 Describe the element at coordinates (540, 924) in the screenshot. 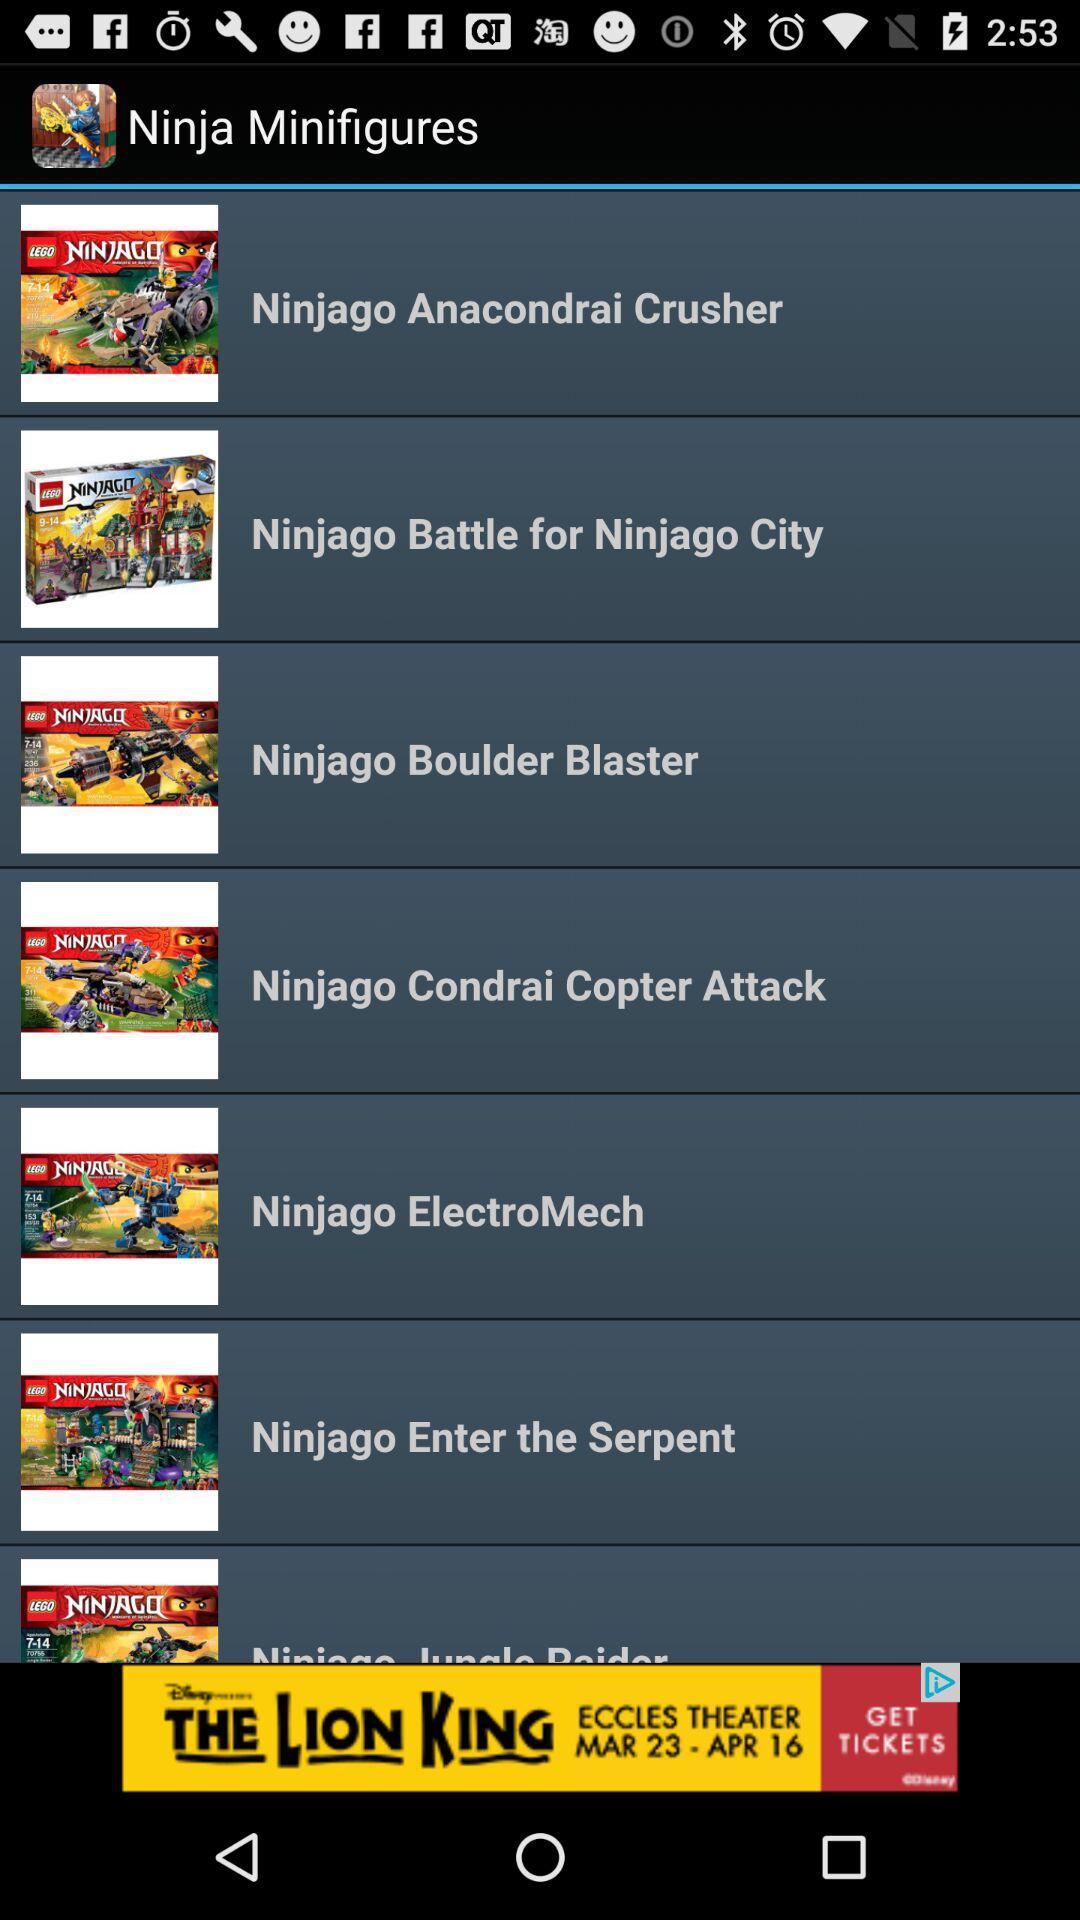

I see `content area` at that location.